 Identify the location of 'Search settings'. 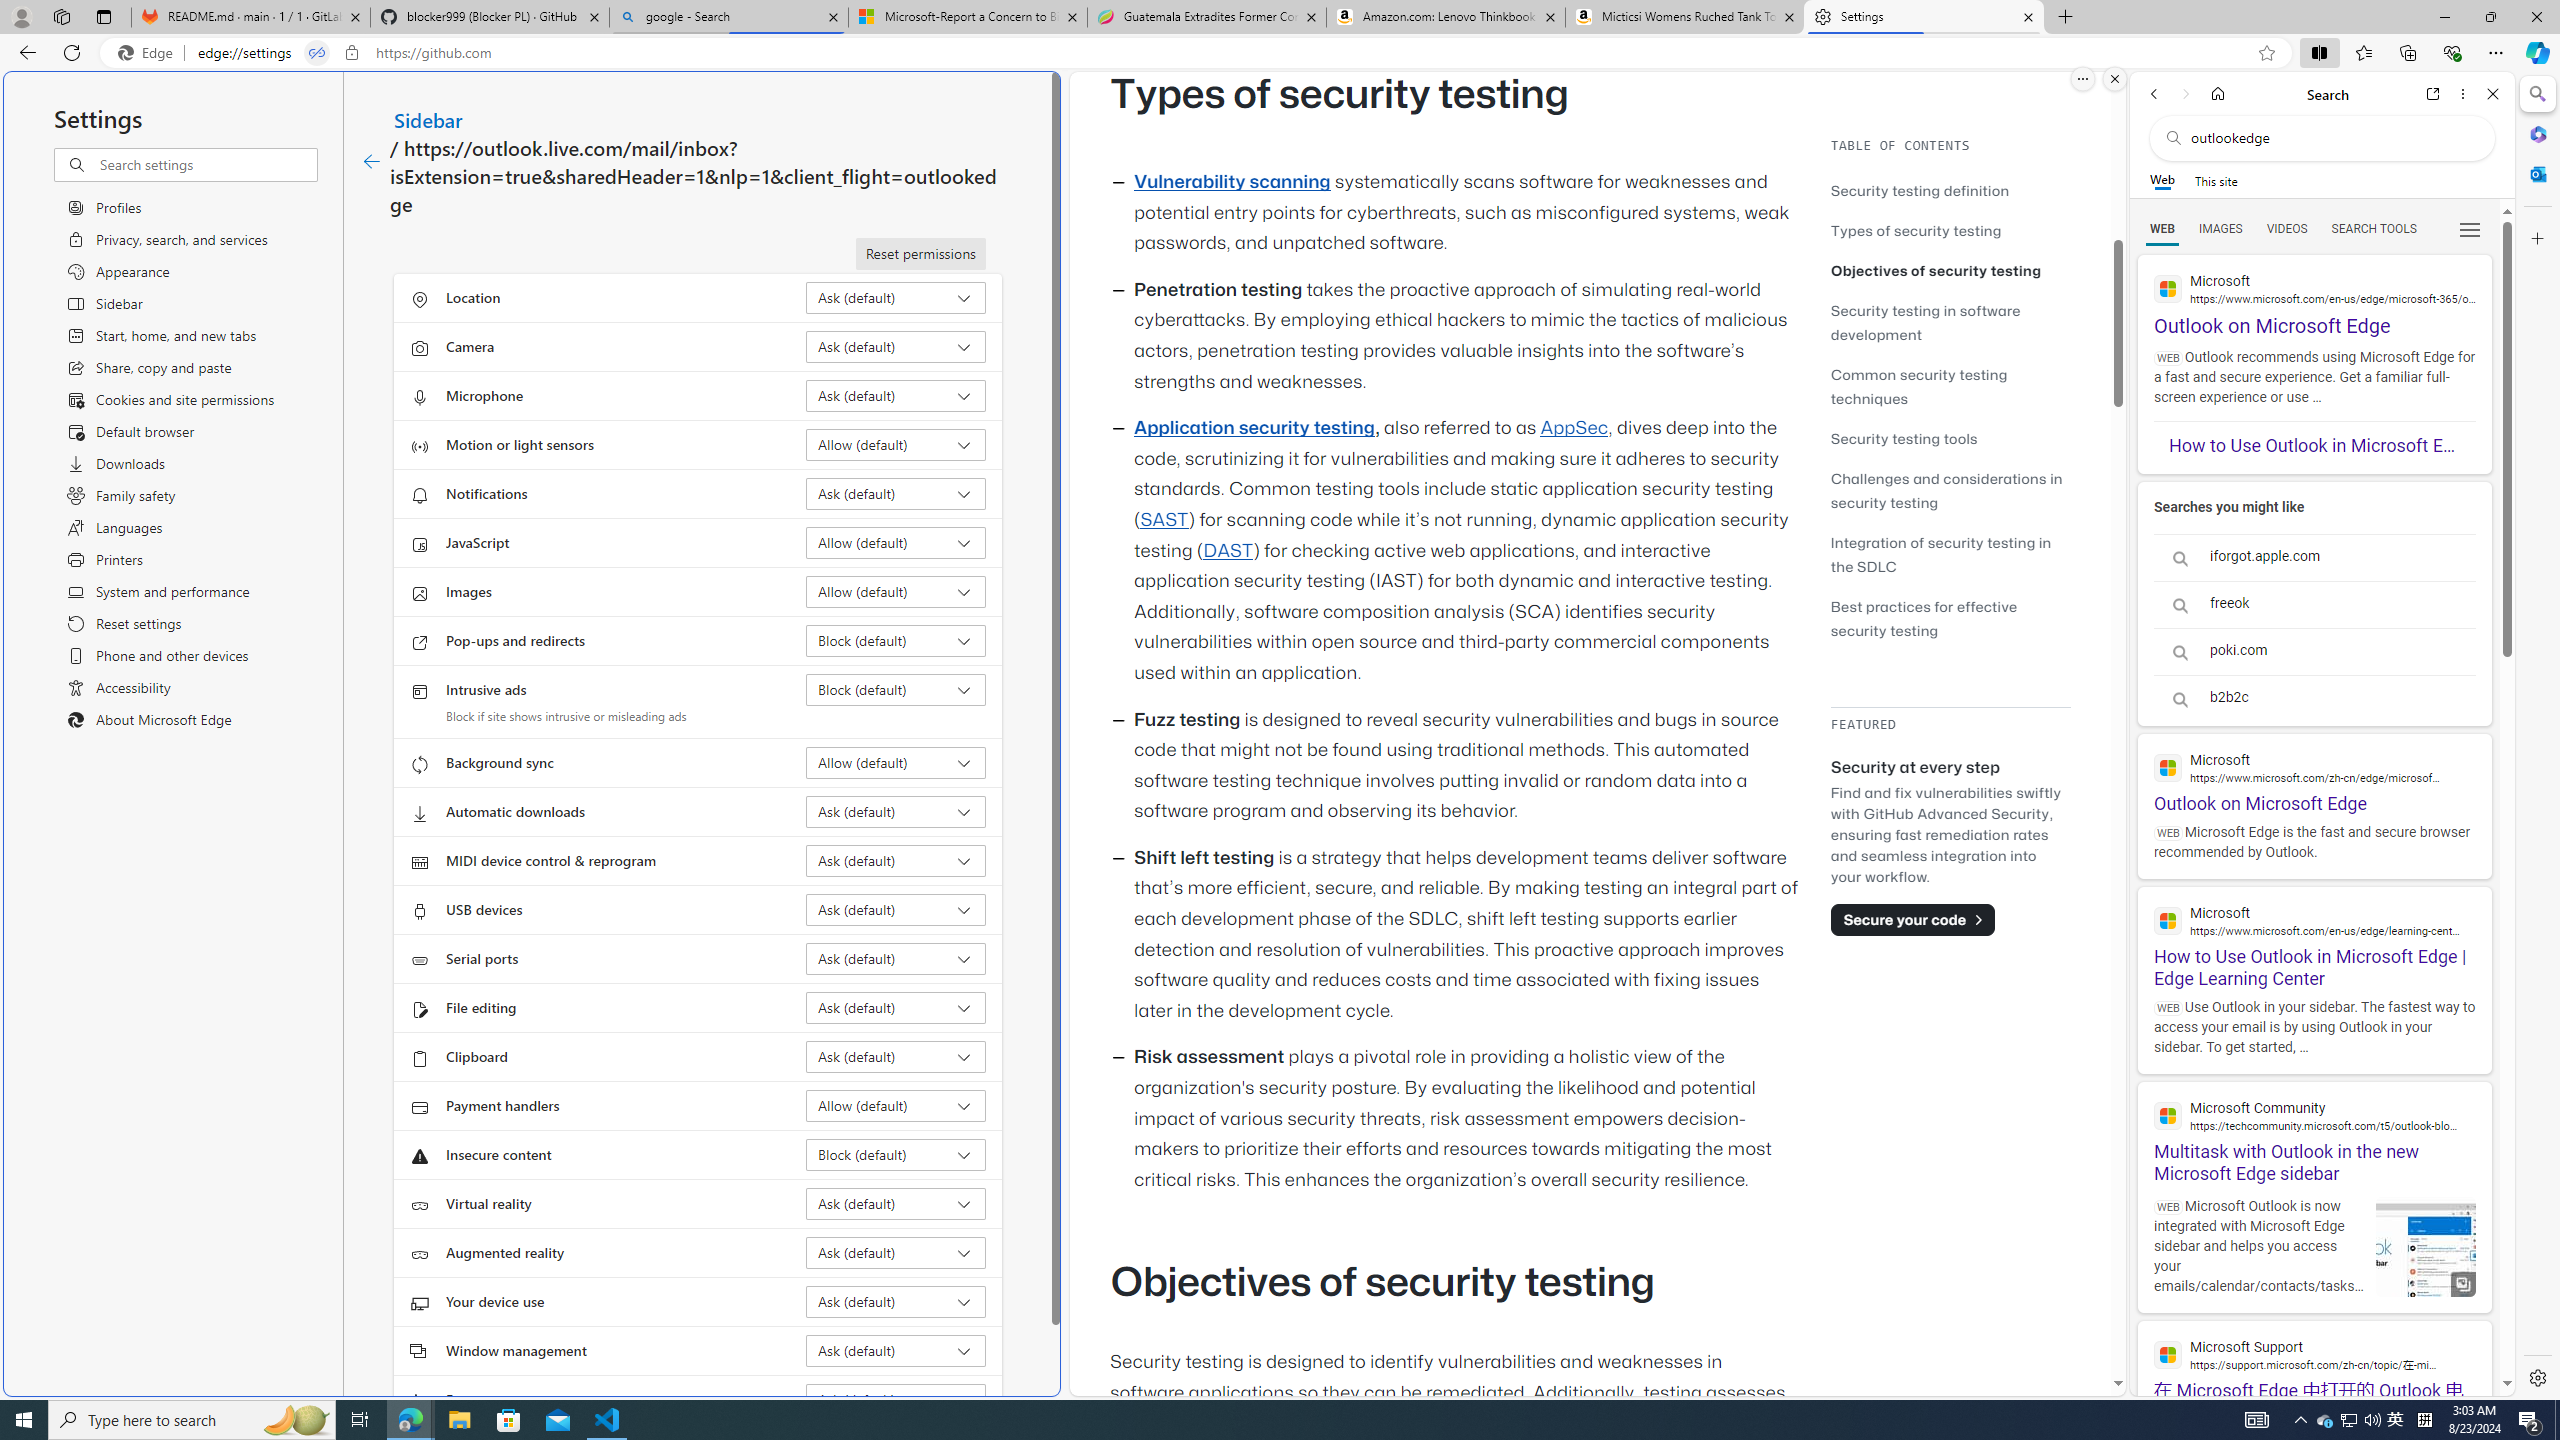
(207, 164).